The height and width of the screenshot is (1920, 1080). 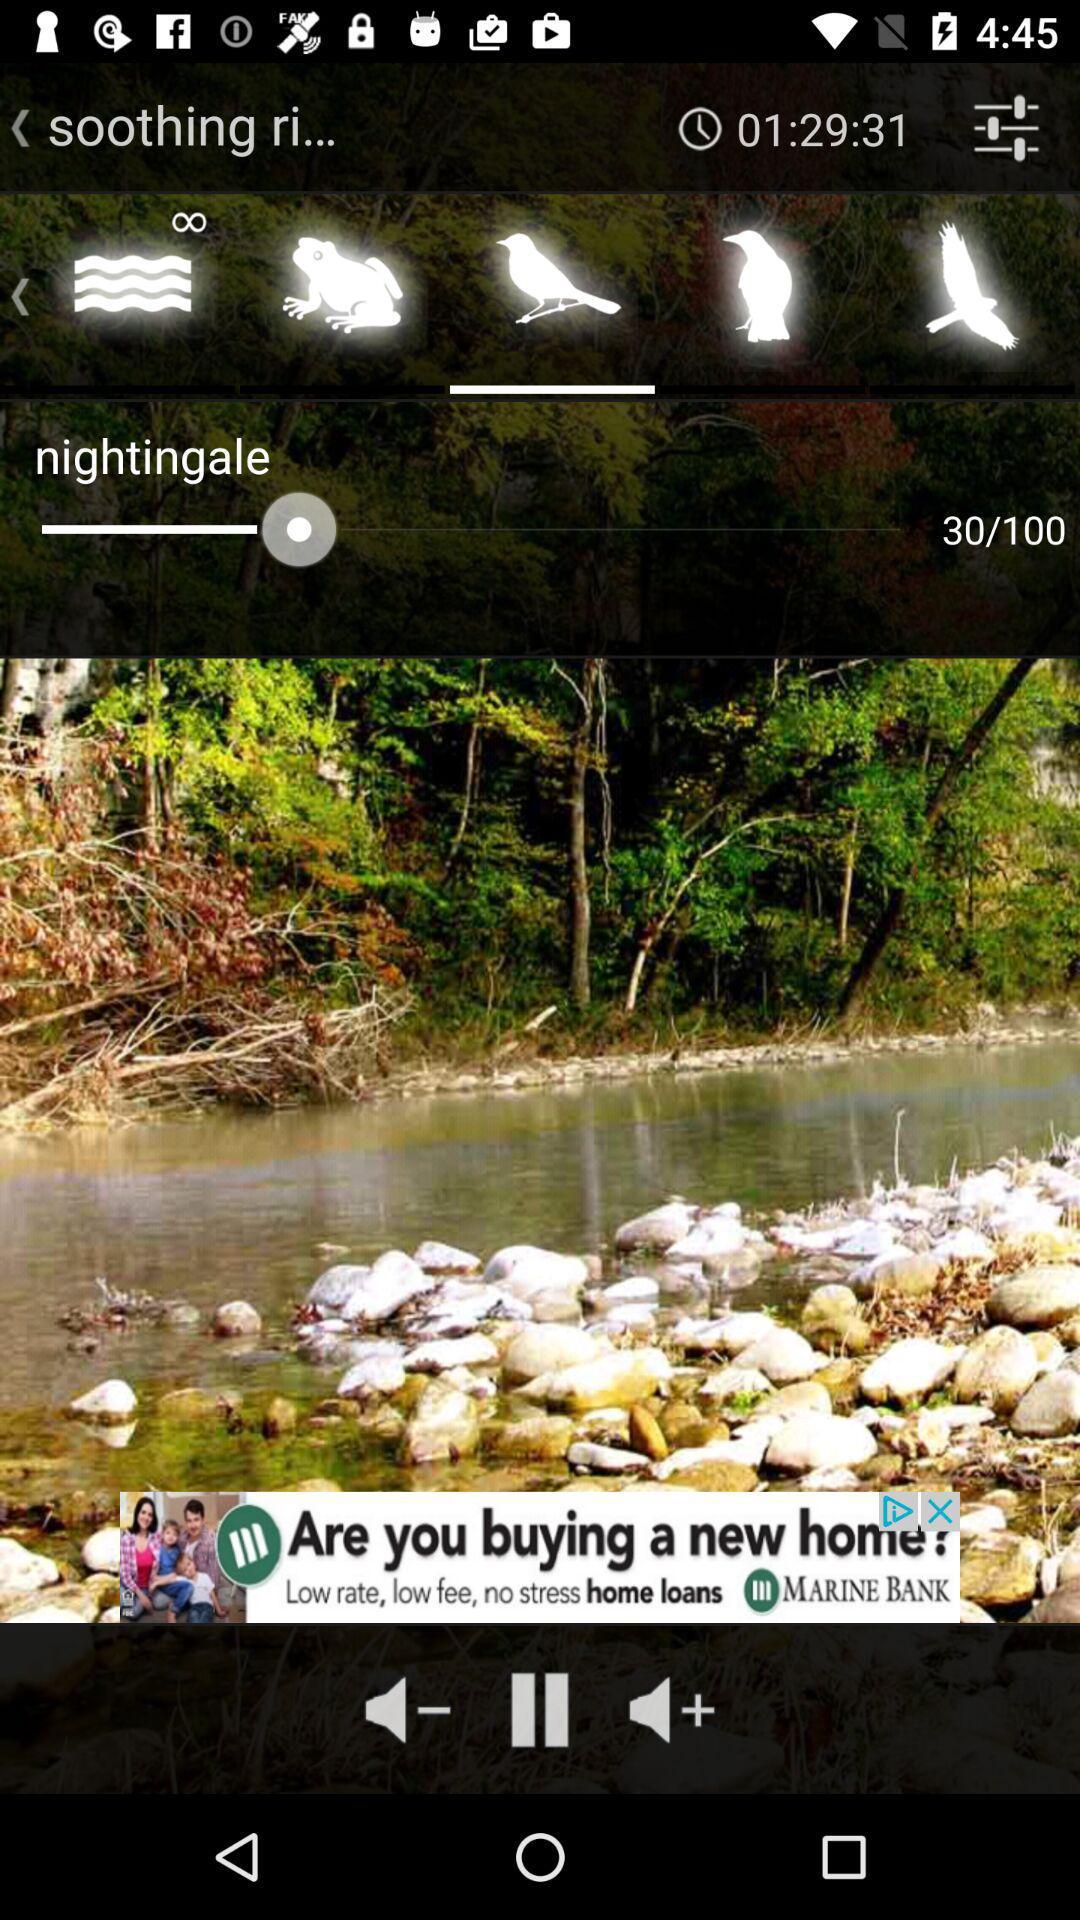 I want to click on the volume icon, so click(x=671, y=1708).